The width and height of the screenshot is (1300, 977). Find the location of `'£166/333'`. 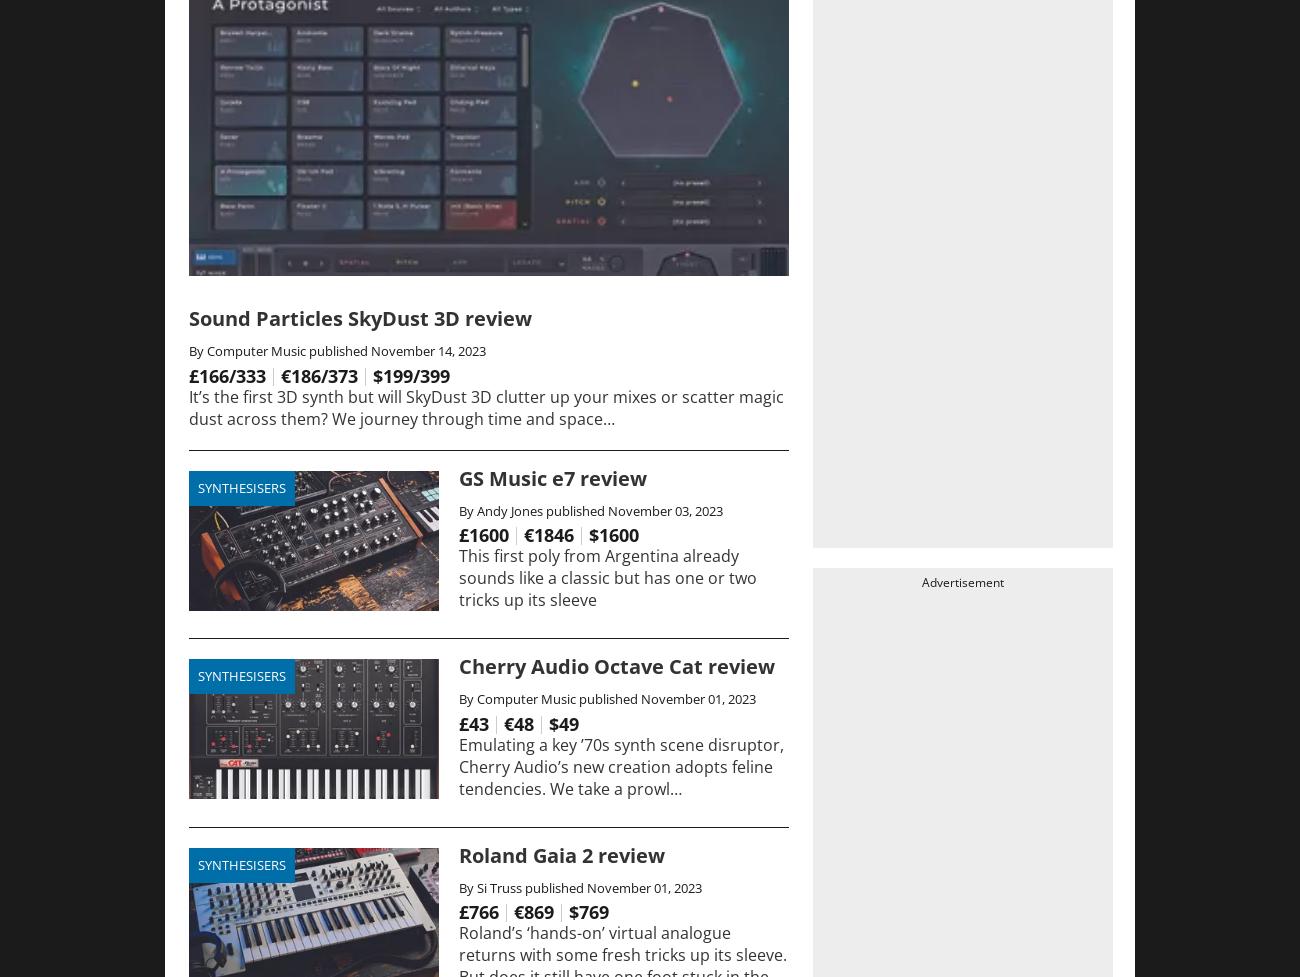

'£166/333' is located at coordinates (226, 374).